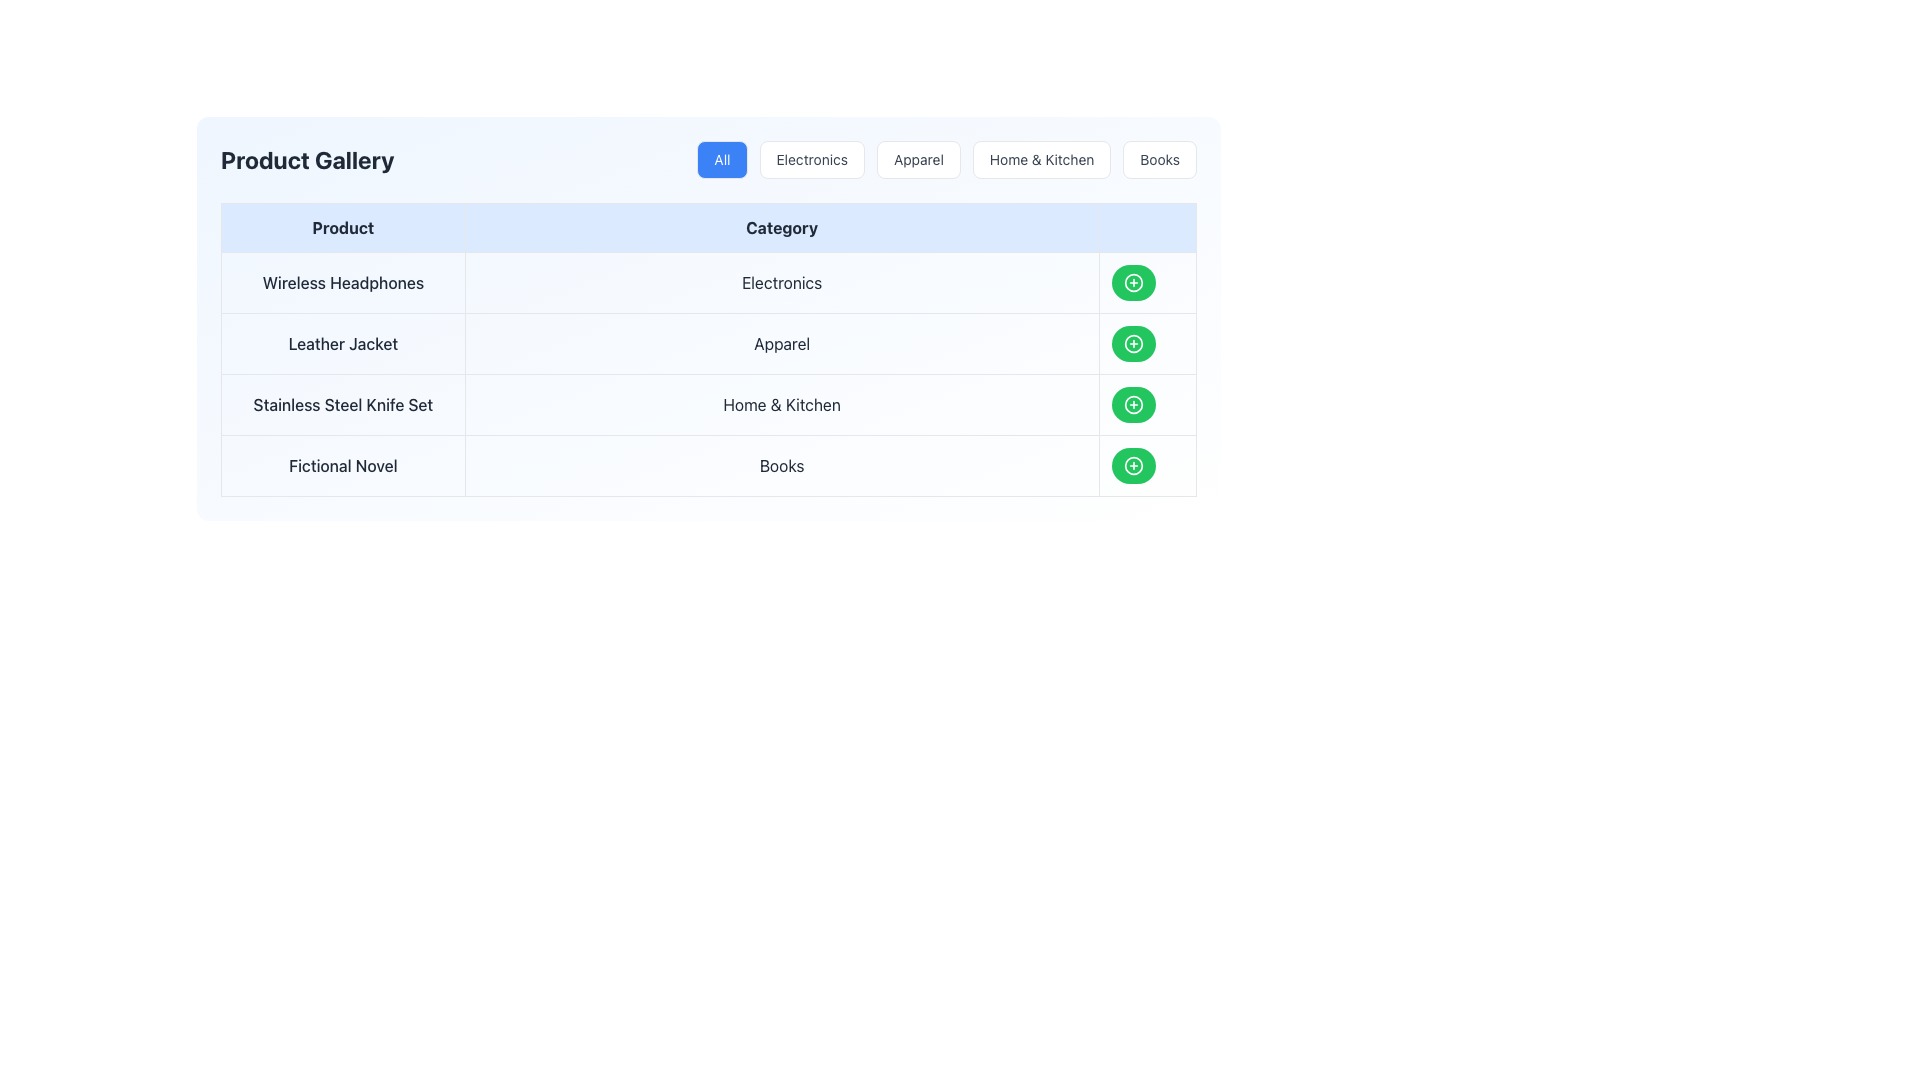  I want to click on the rounded green button with a white plus symbol located in the last row of the table under the 'Fictional Novel' entry in the 'Product Gallery', so click(1133, 466).